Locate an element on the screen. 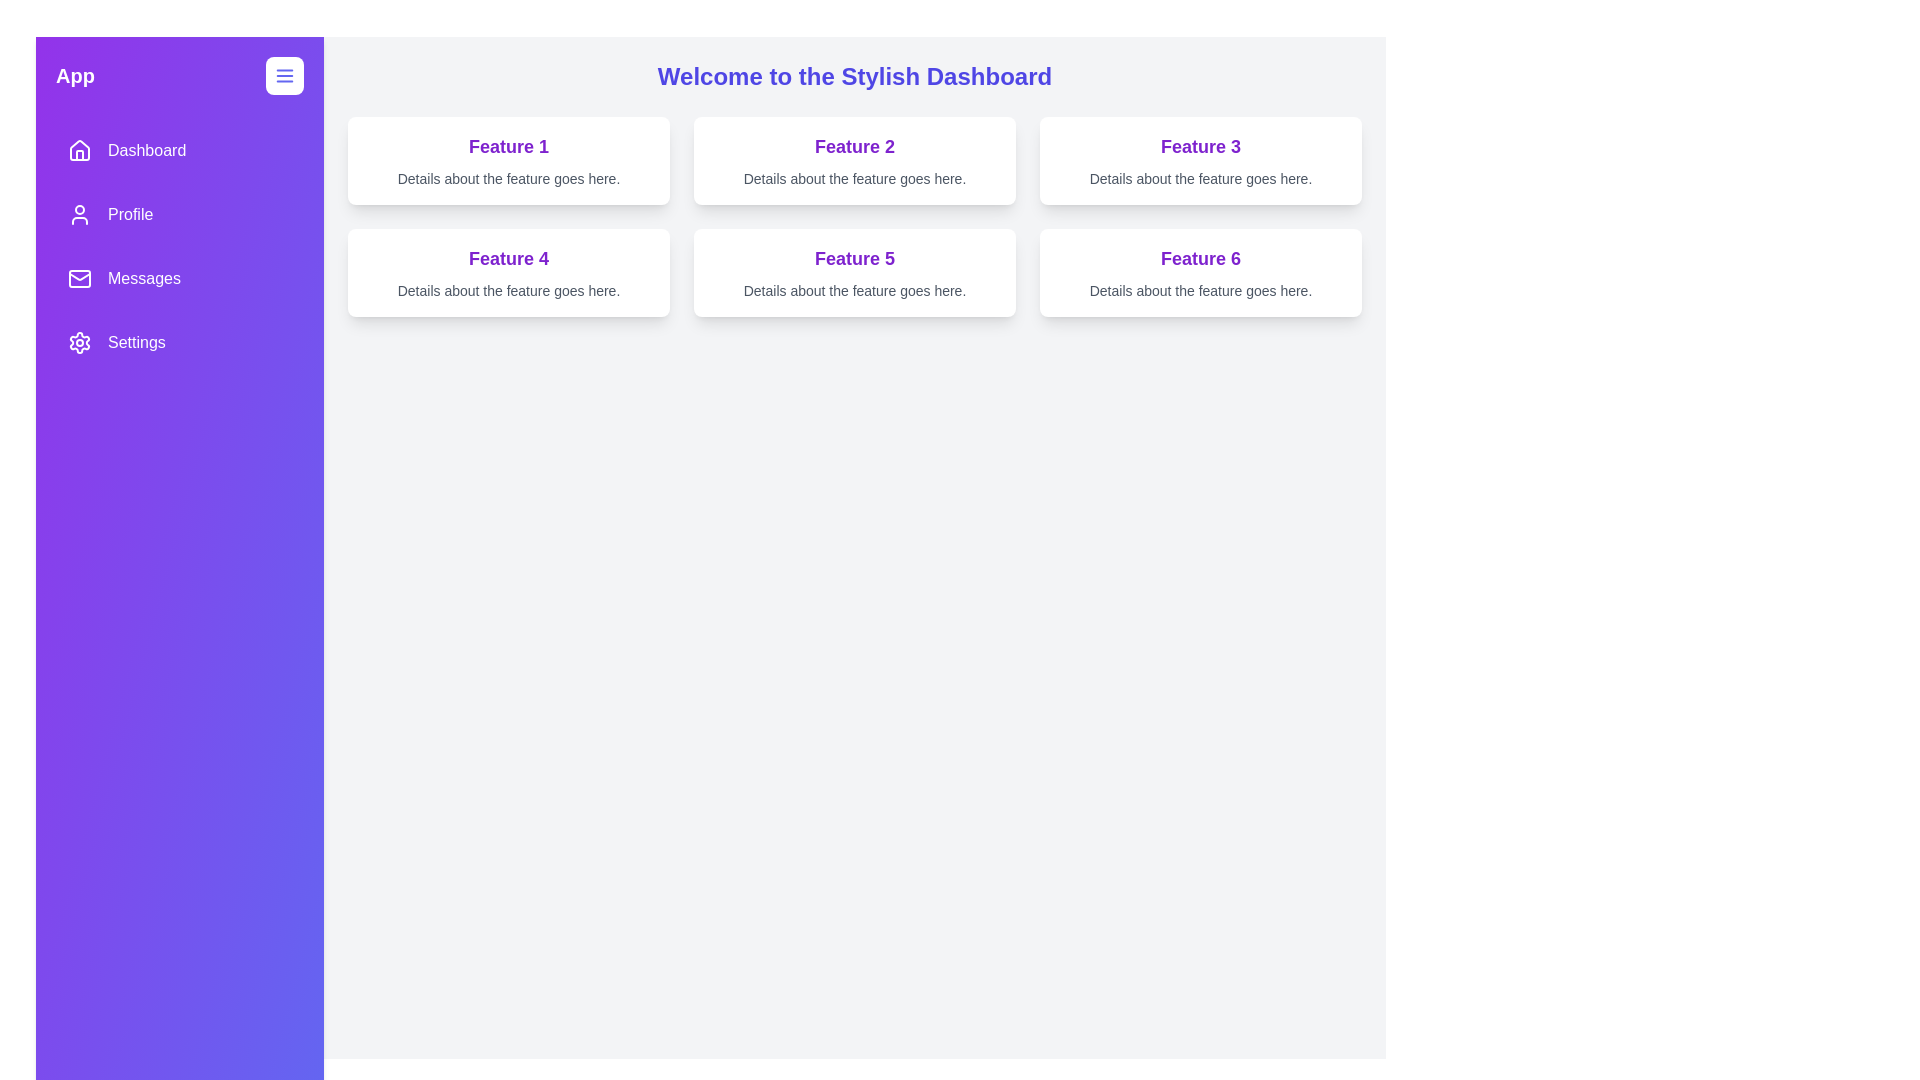  the title heading of the last card in the second row within the grid layout in the main content area is located at coordinates (1200, 257).